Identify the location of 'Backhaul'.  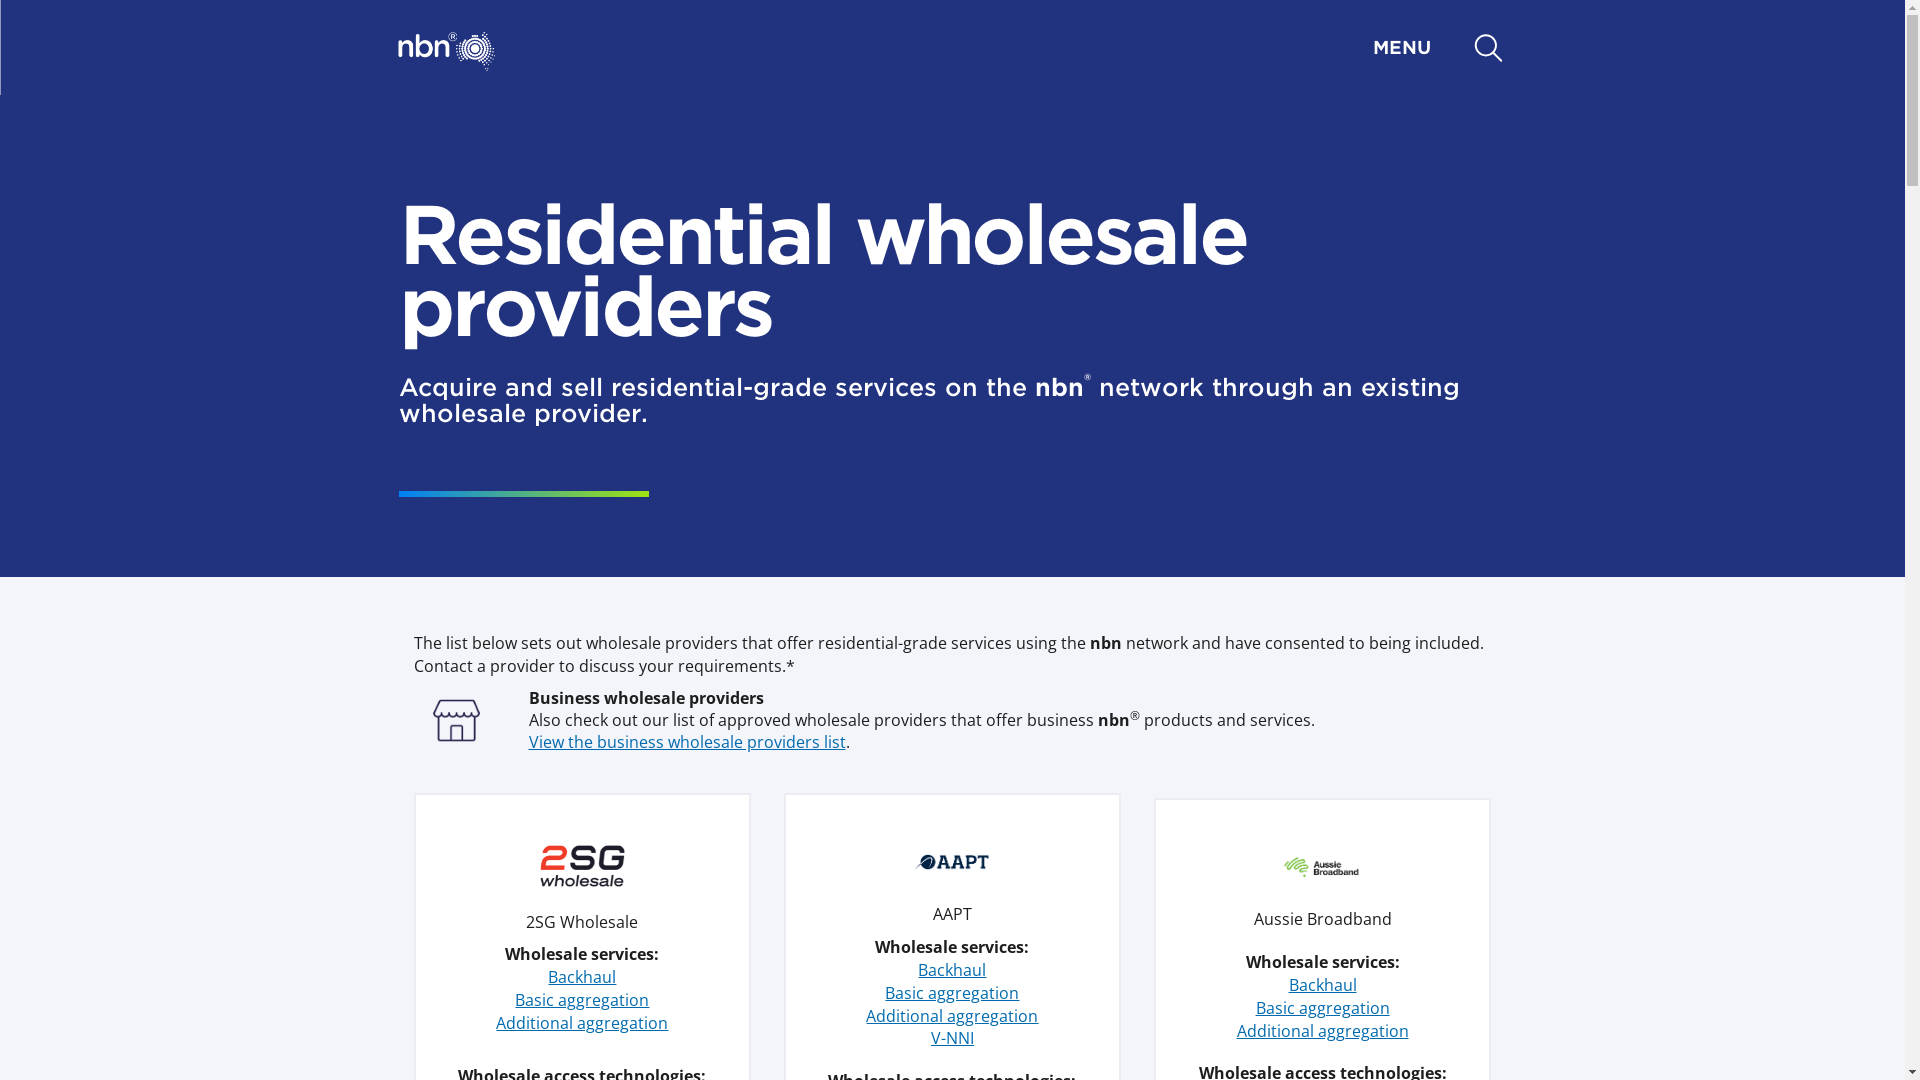
(580, 975).